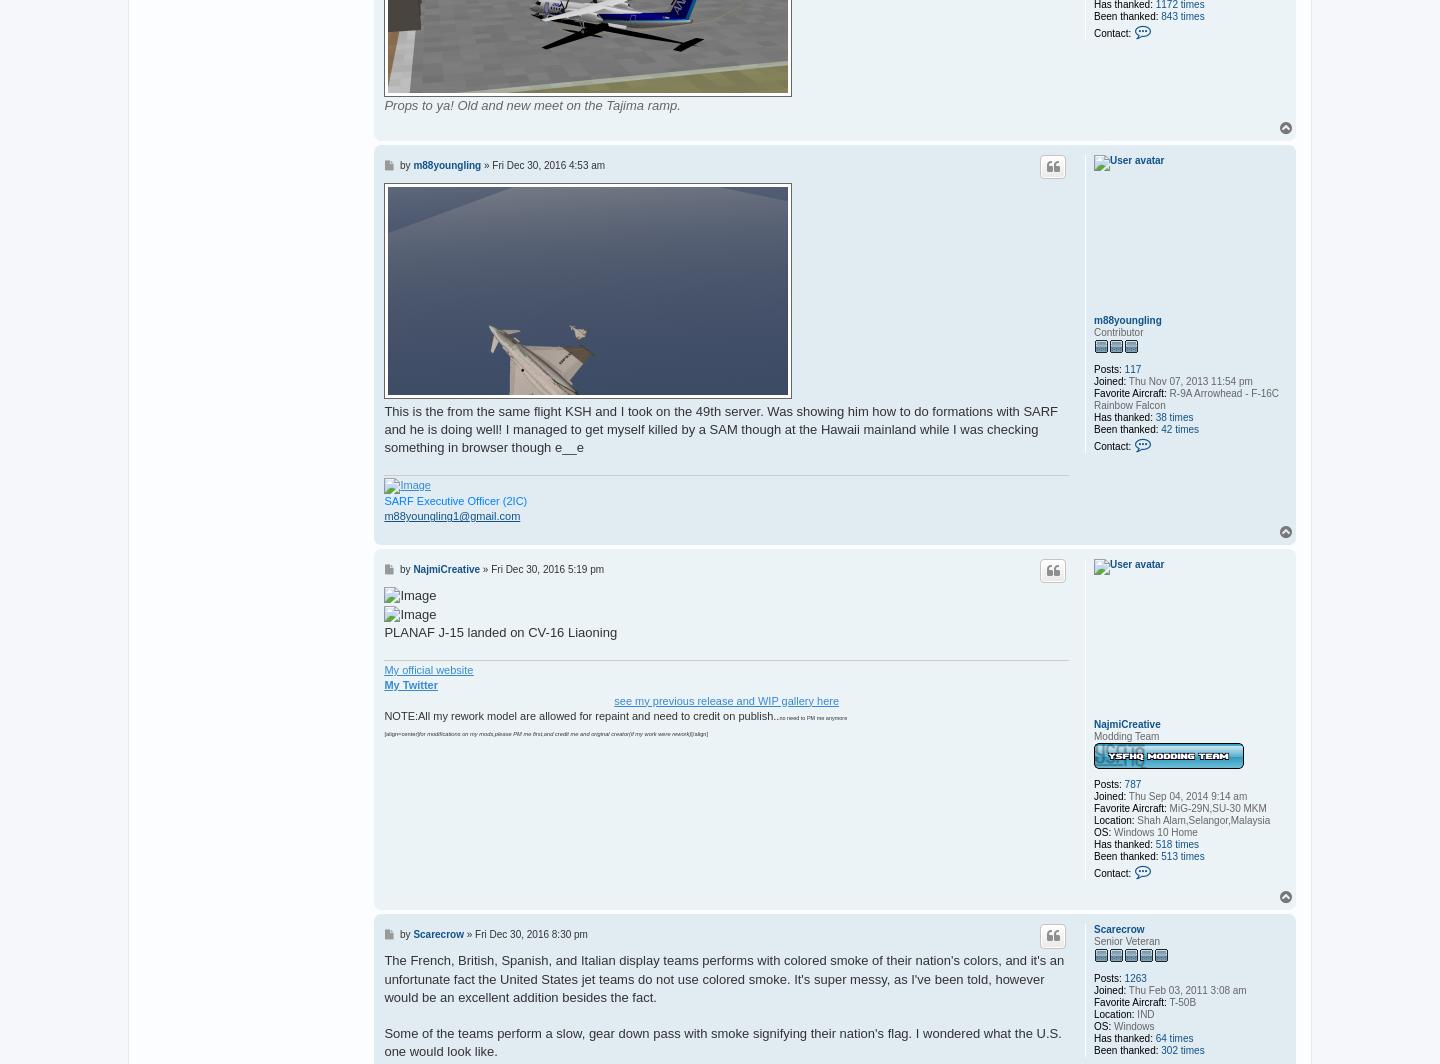 The image size is (1440, 1064). Describe the element at coordinates (455, 499) in the screenshot. I see `'SARF Executive Officer (2IC)'` at that location.